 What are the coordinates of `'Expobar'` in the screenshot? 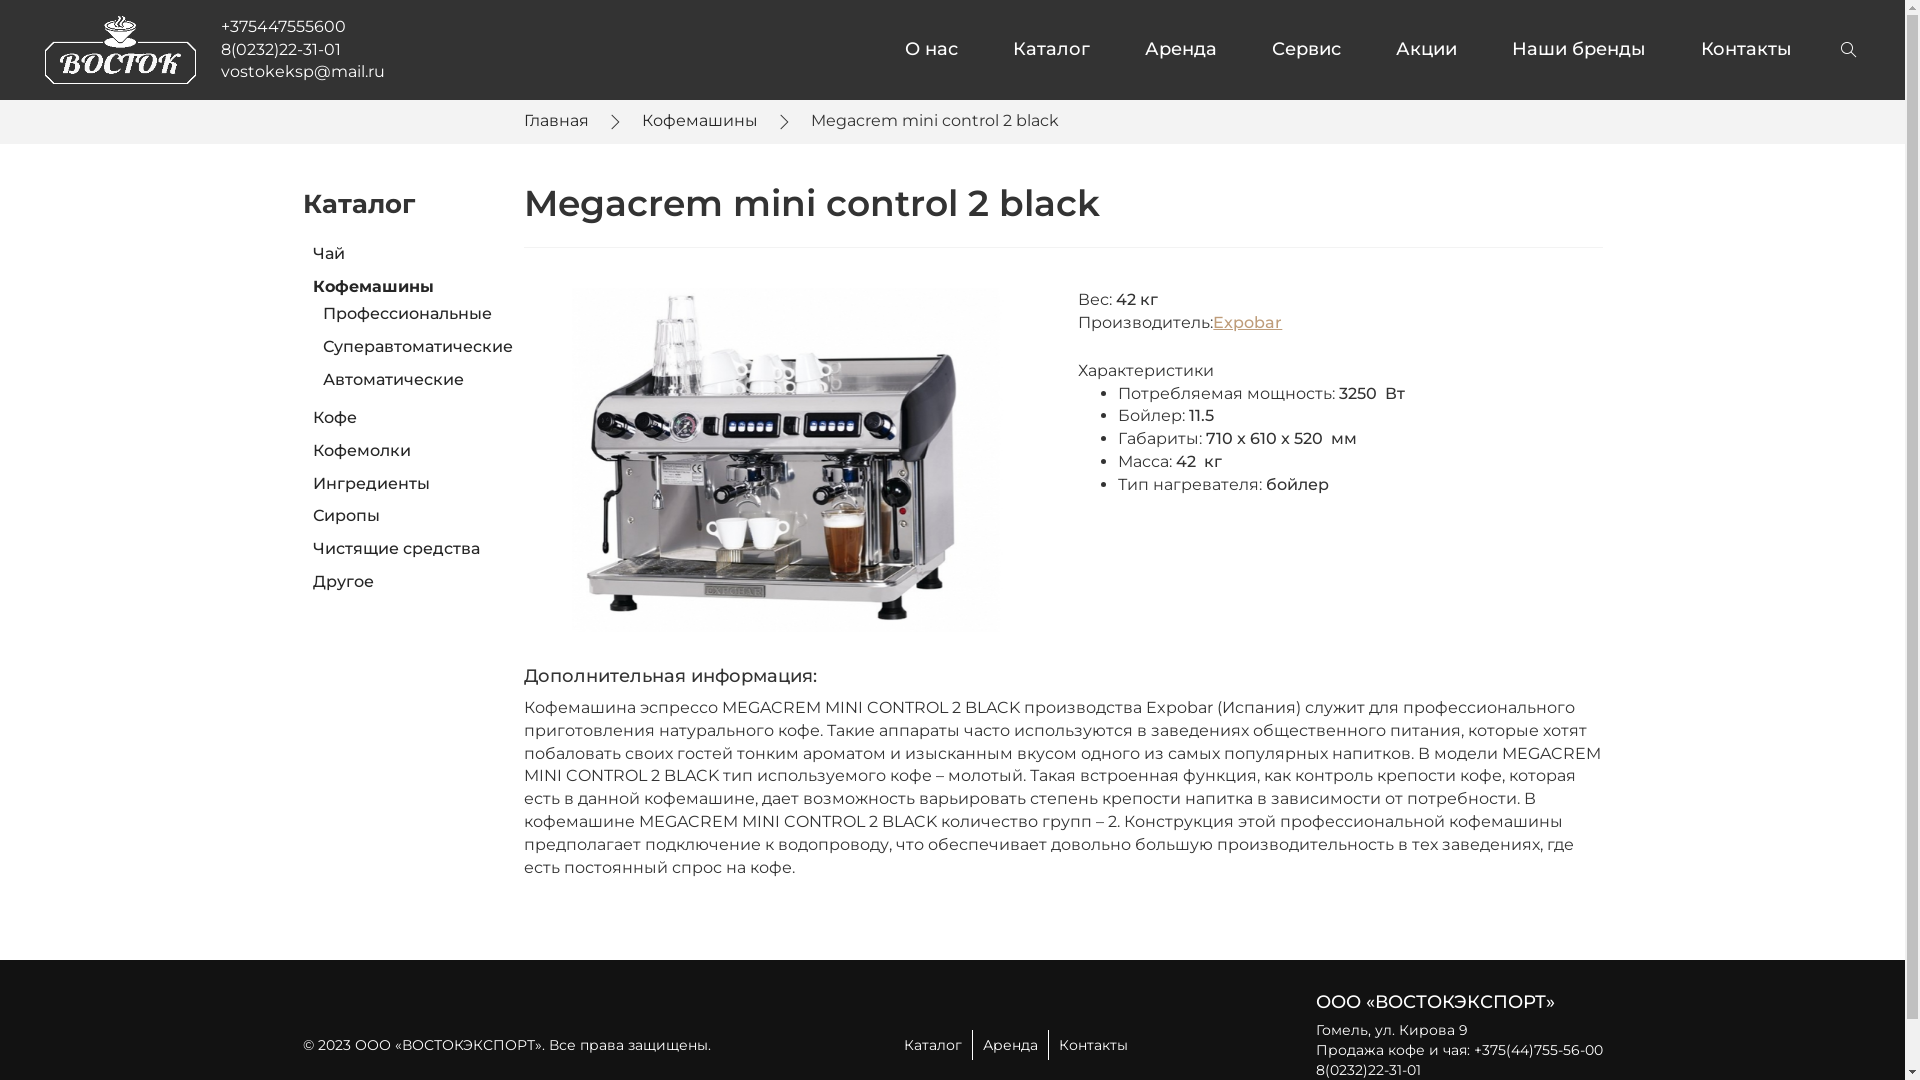 It's located at (1246, 321).